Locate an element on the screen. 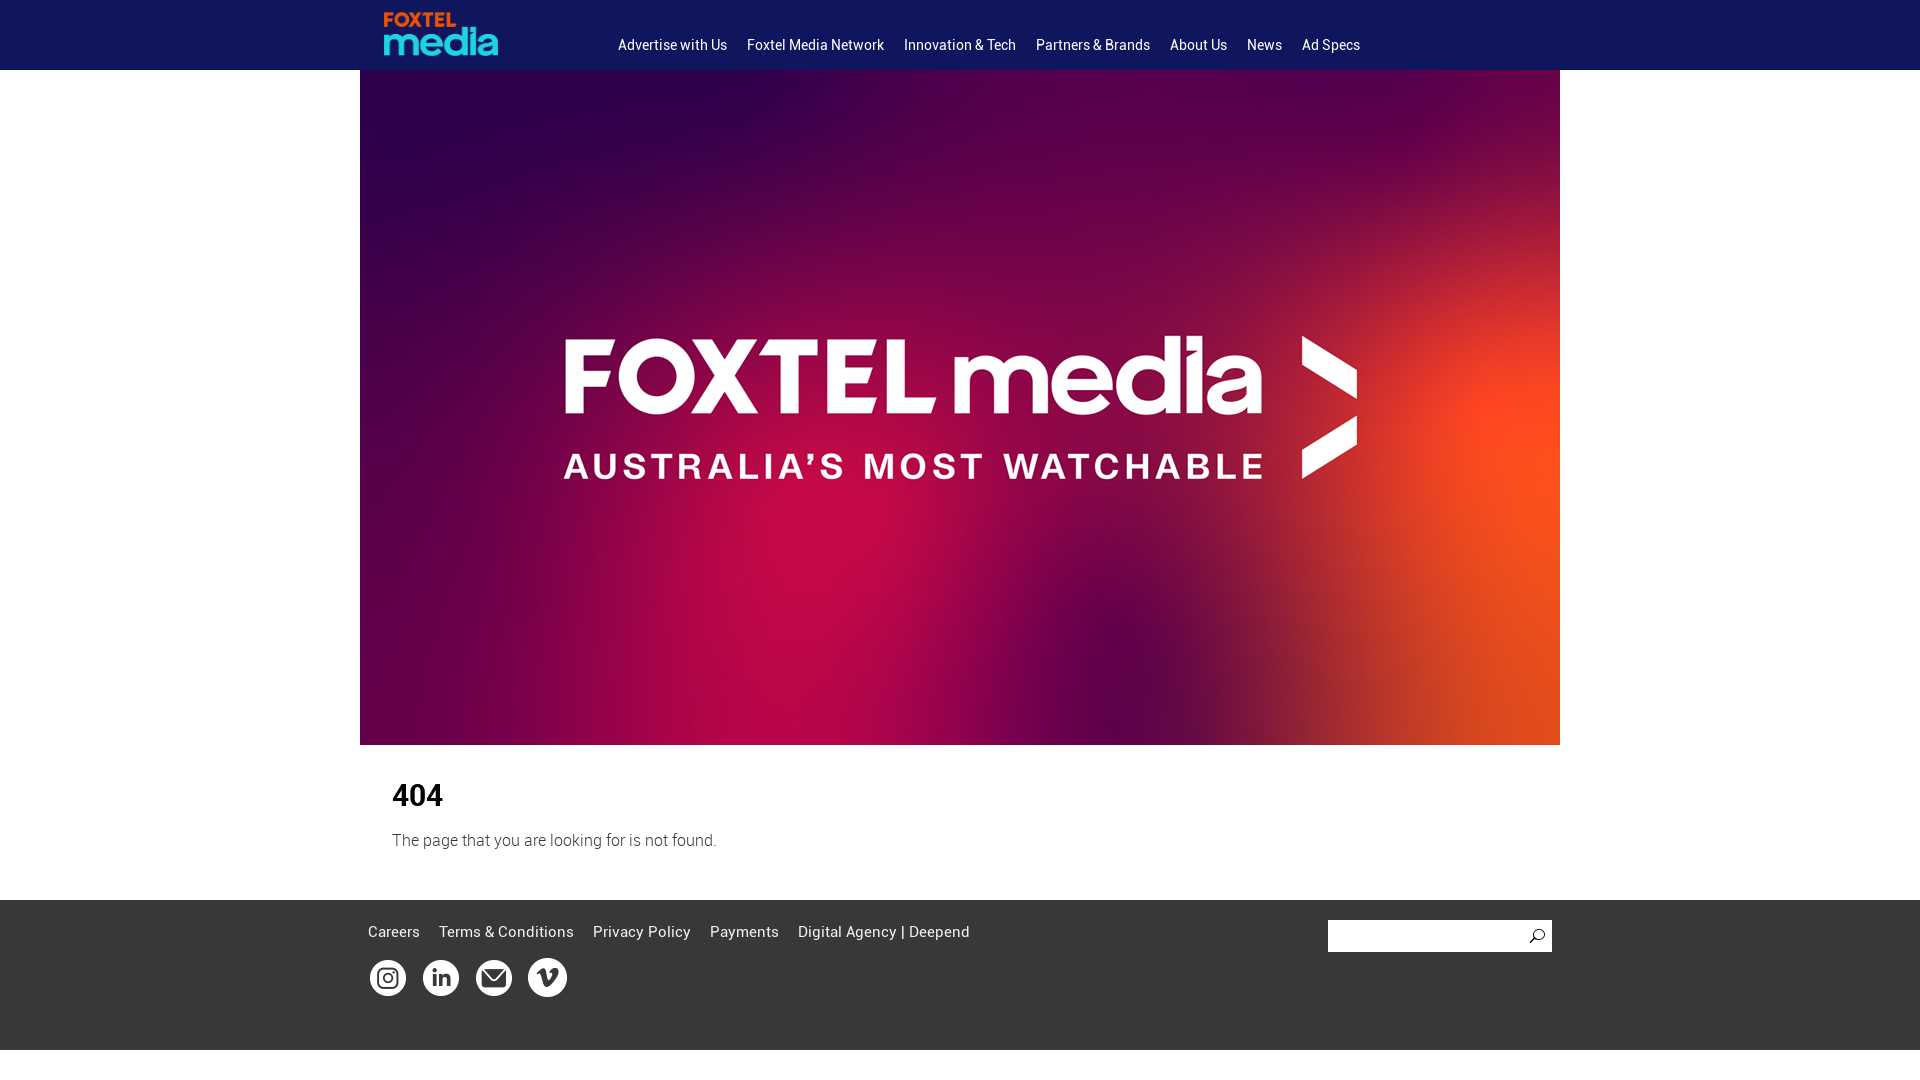 The width and height of the screenshot is (1920, 1080). 'Digital Agency | Deepend' is located at coordinates (796, 932).